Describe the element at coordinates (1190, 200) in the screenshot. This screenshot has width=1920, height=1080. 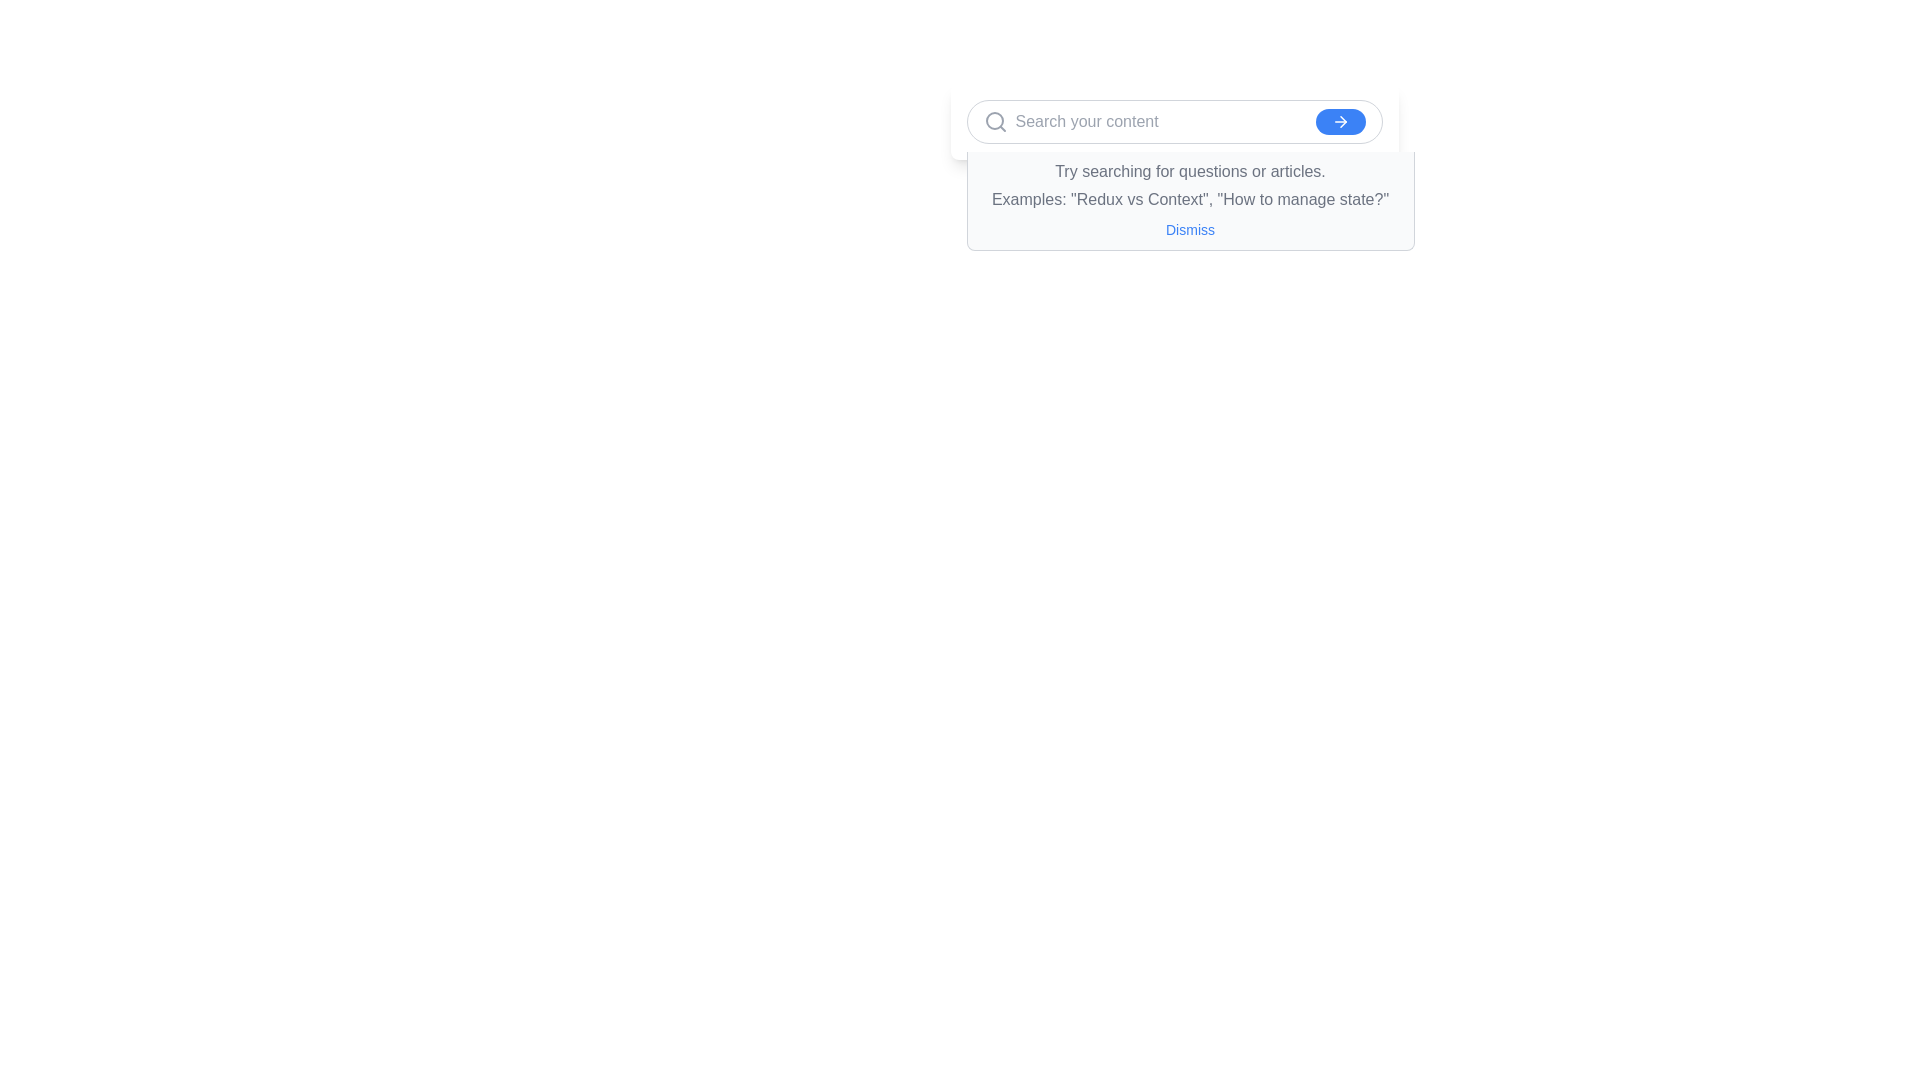
I see `static text displaying examples of questions, located in the help section of the pop-up panel, which reads 'Examples: "Redux vs Context", "How to manage state?"'` at that location.